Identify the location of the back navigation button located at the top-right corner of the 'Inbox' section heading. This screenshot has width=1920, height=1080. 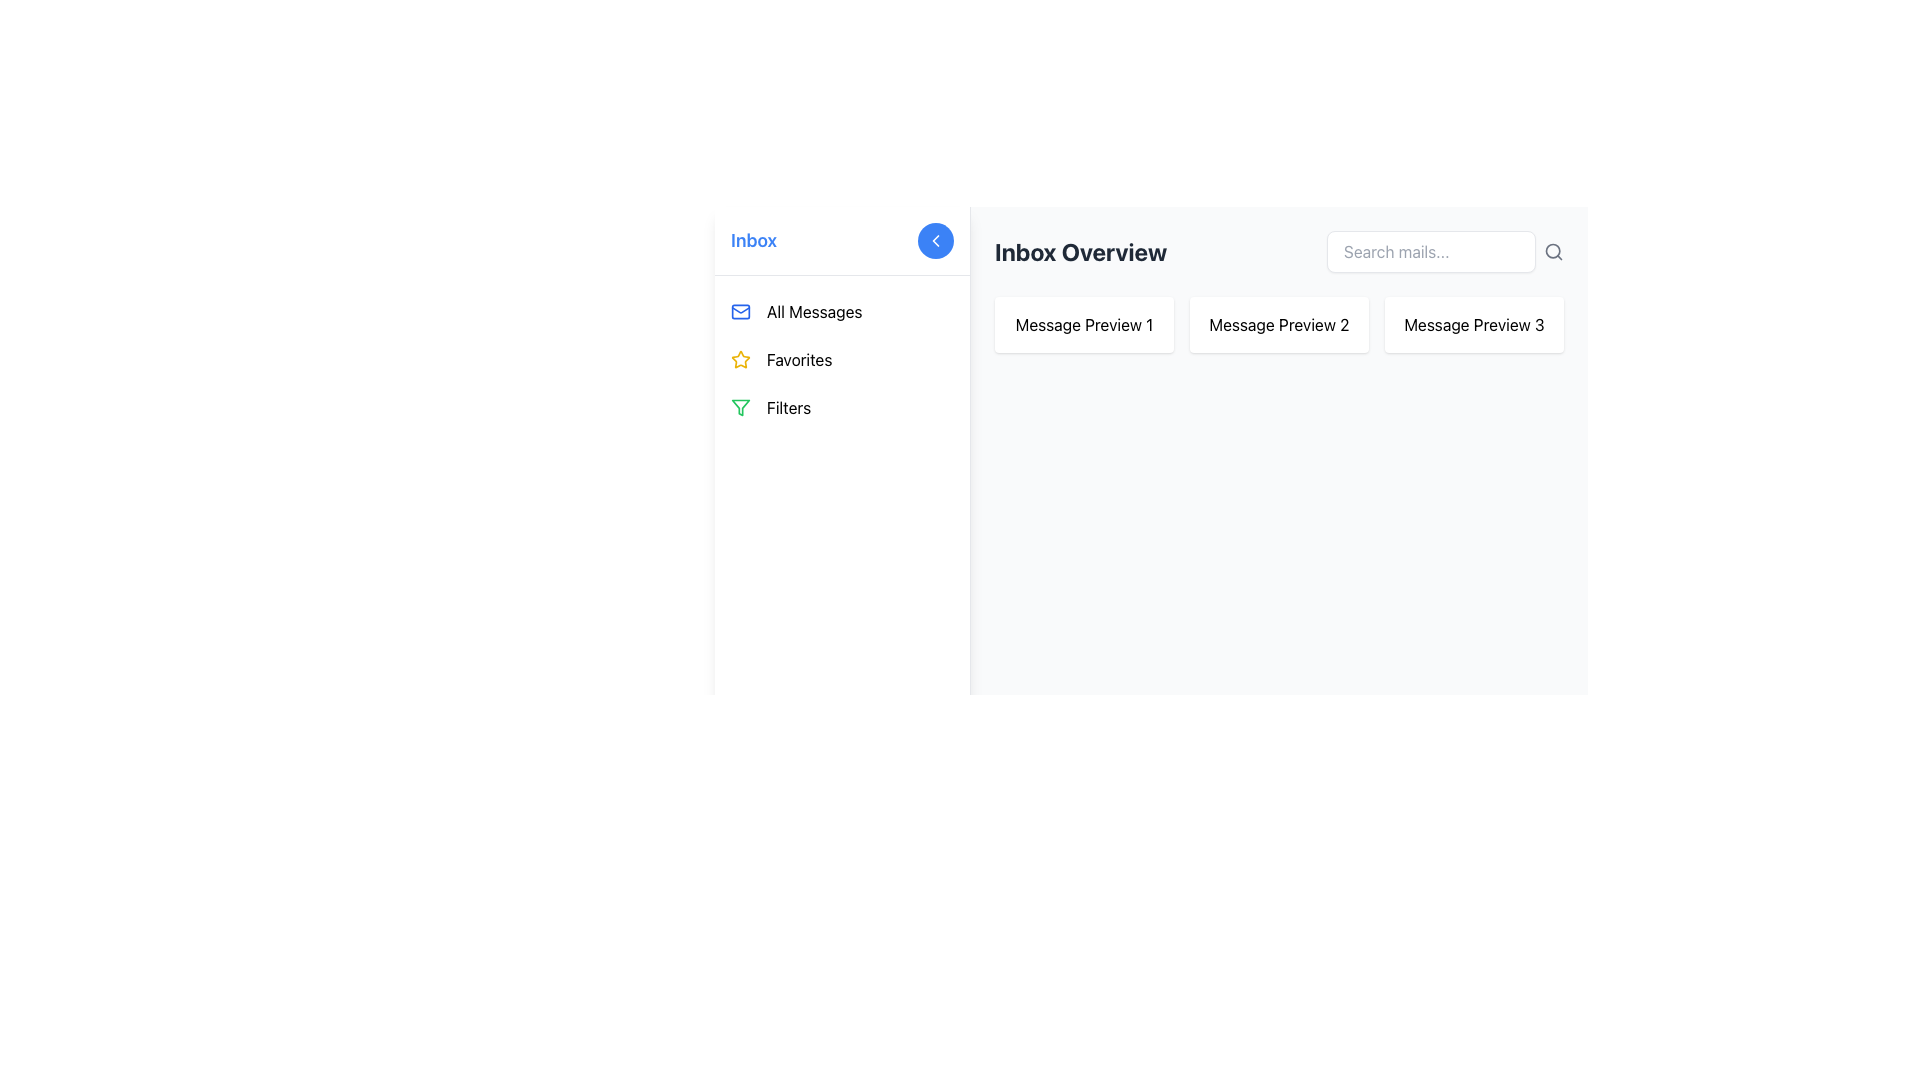
(935, 239).